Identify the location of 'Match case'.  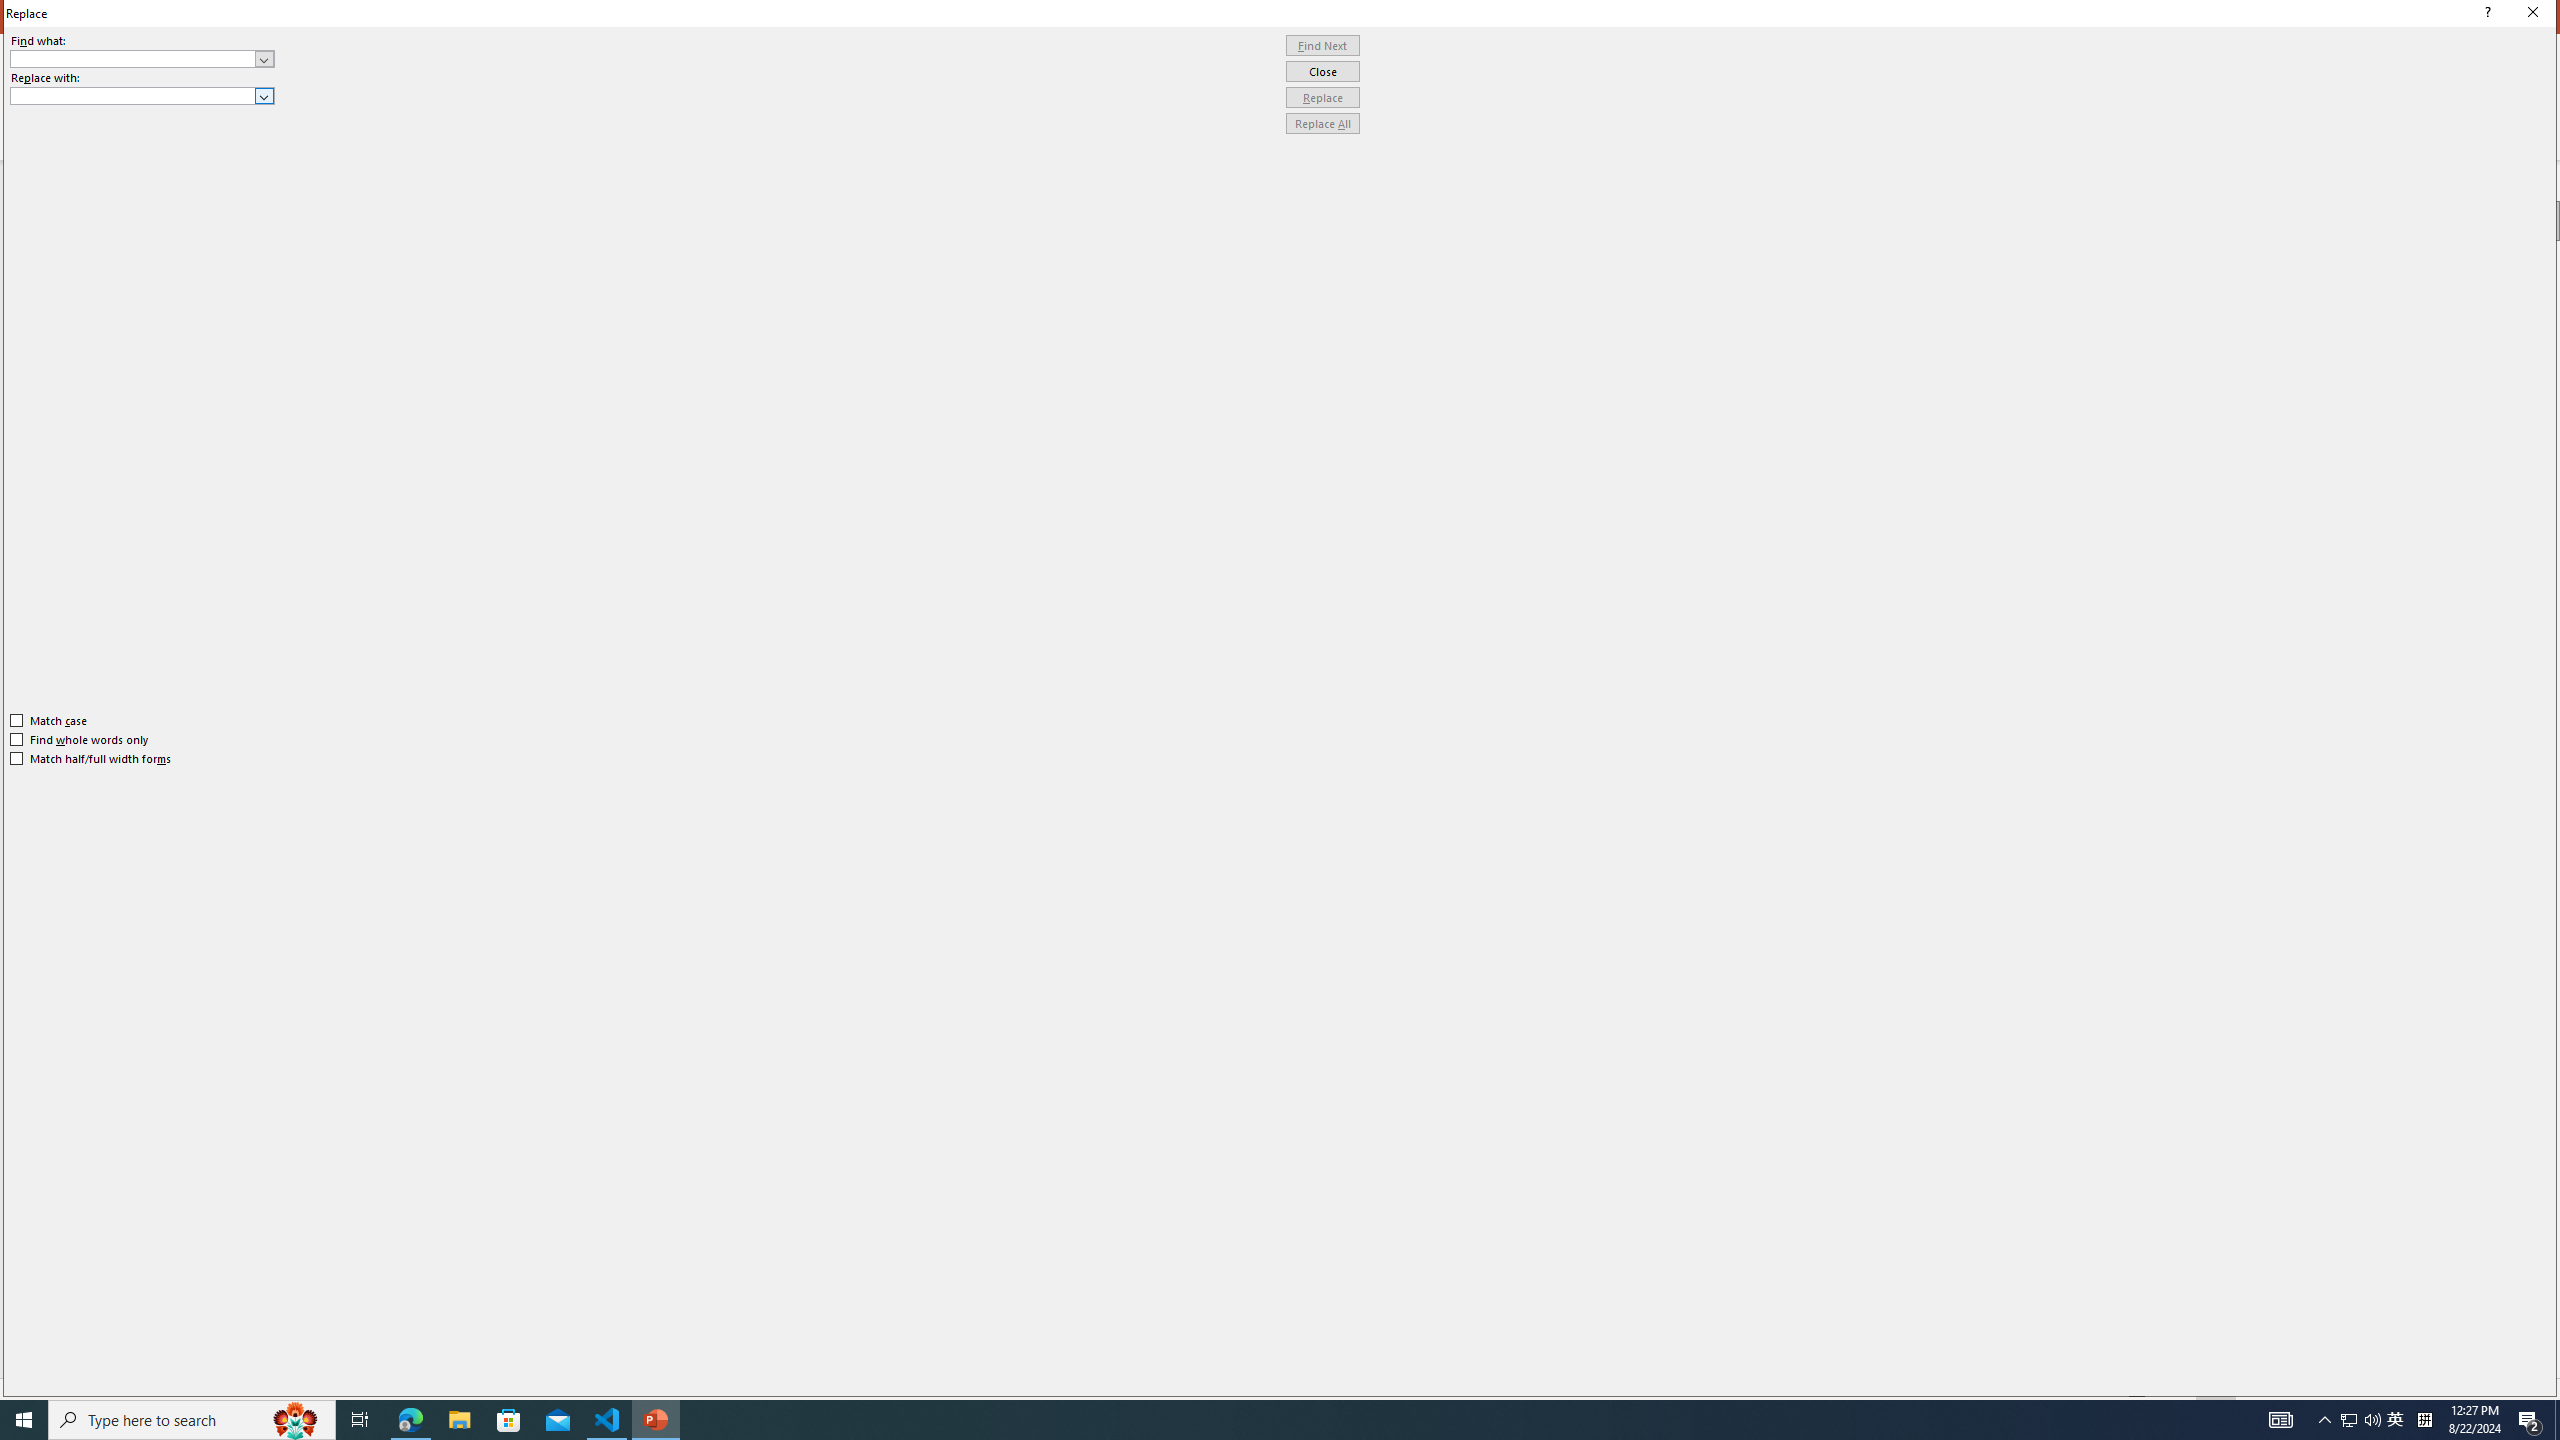
(48, 720).